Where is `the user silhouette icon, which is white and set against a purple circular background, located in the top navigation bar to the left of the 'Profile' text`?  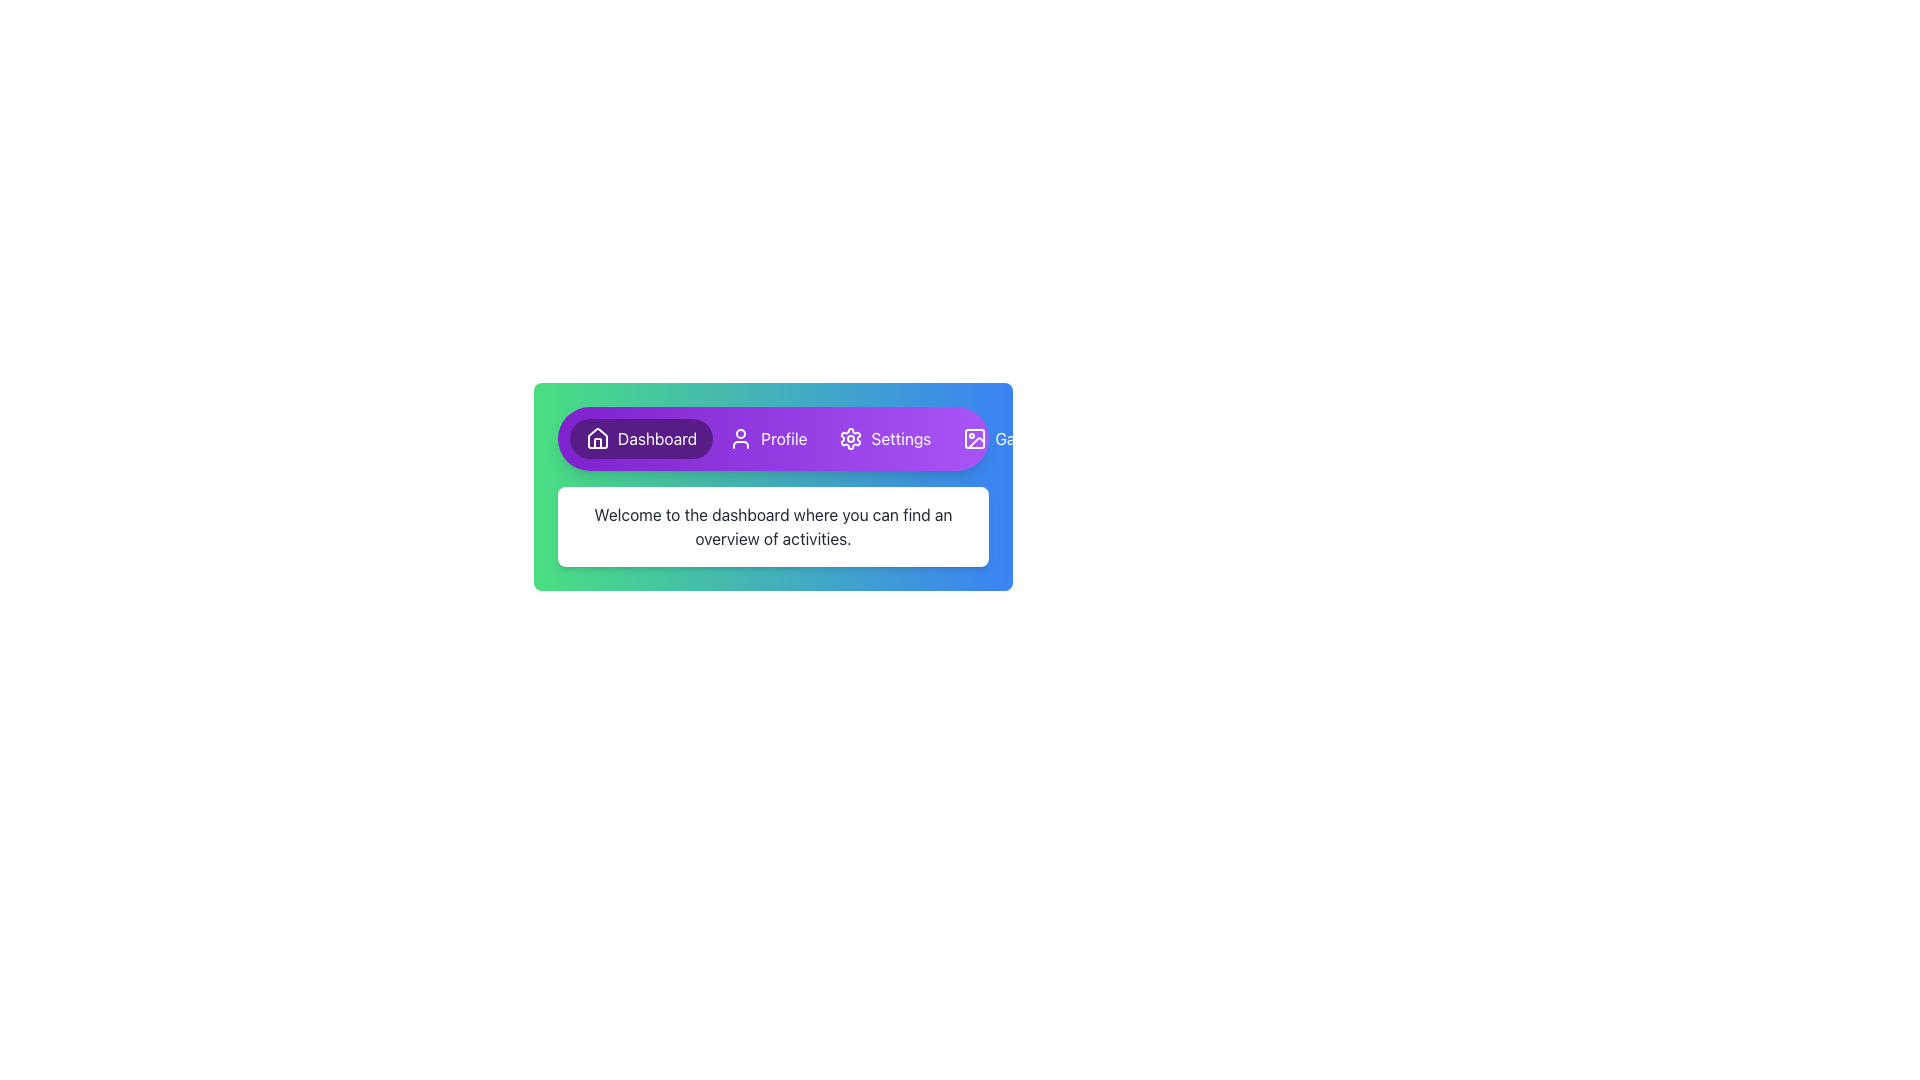 the user silhouette icon, which is white and set against a purple circular background, located in the top navigation bar to the left of the 'Profile' text is located at coordinates (740, 438).